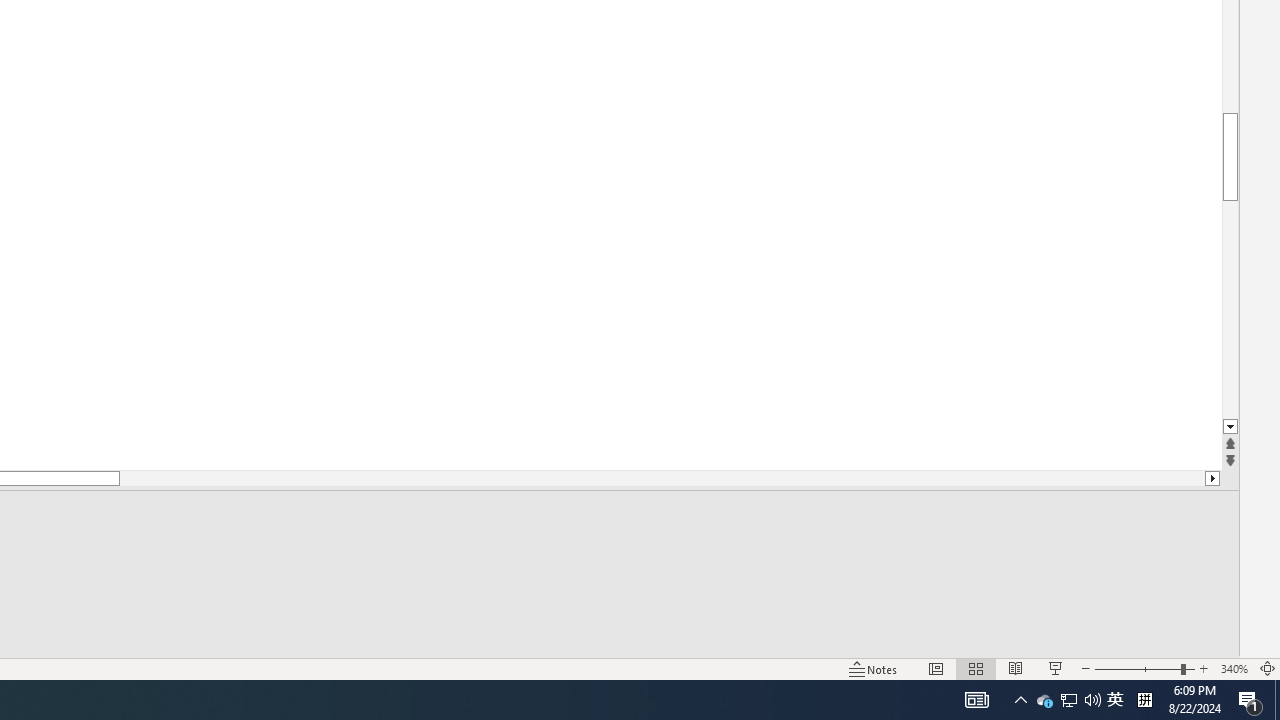  Describe the element at coordinates (1233, 669) in the screenshot. I see `'Zoom 340%'` at that location.